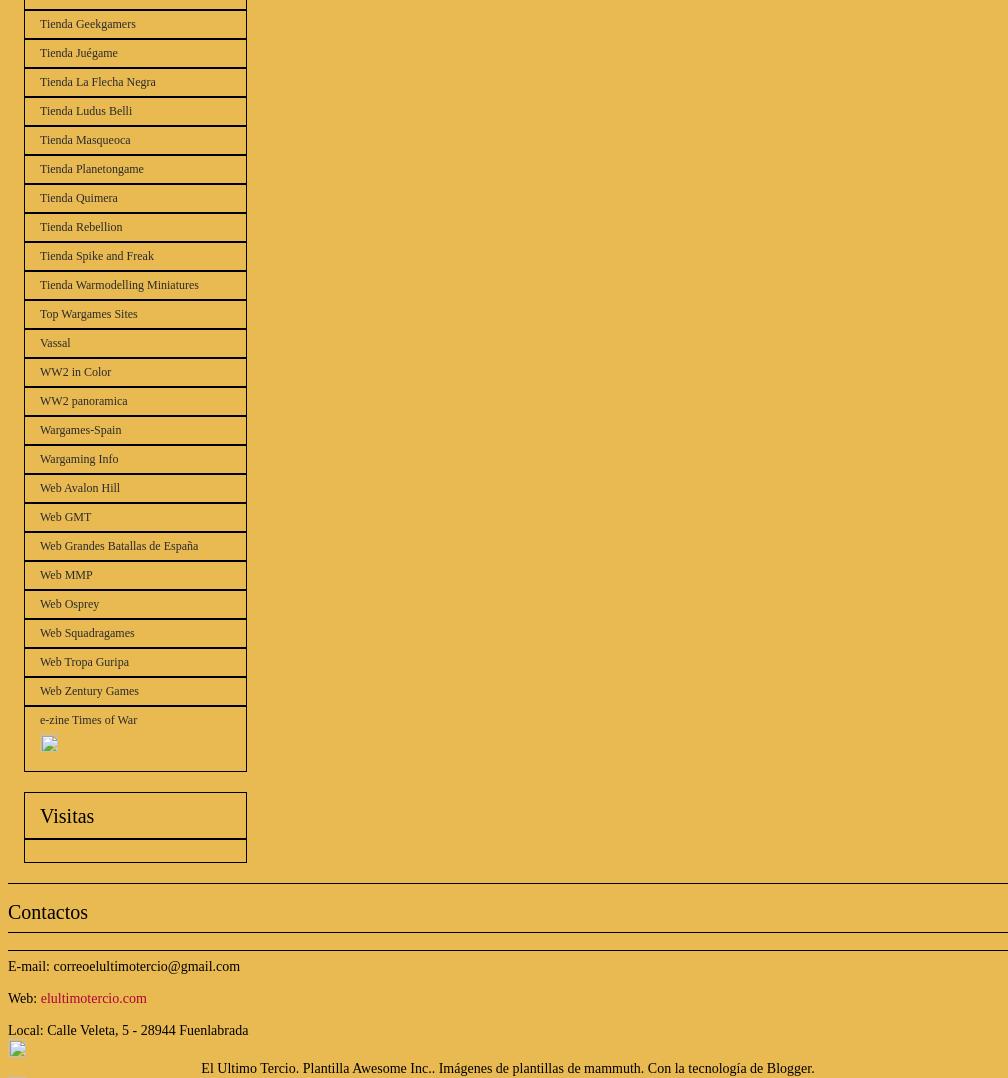  I want to click on 'Web Osprey', so click(69, 604).